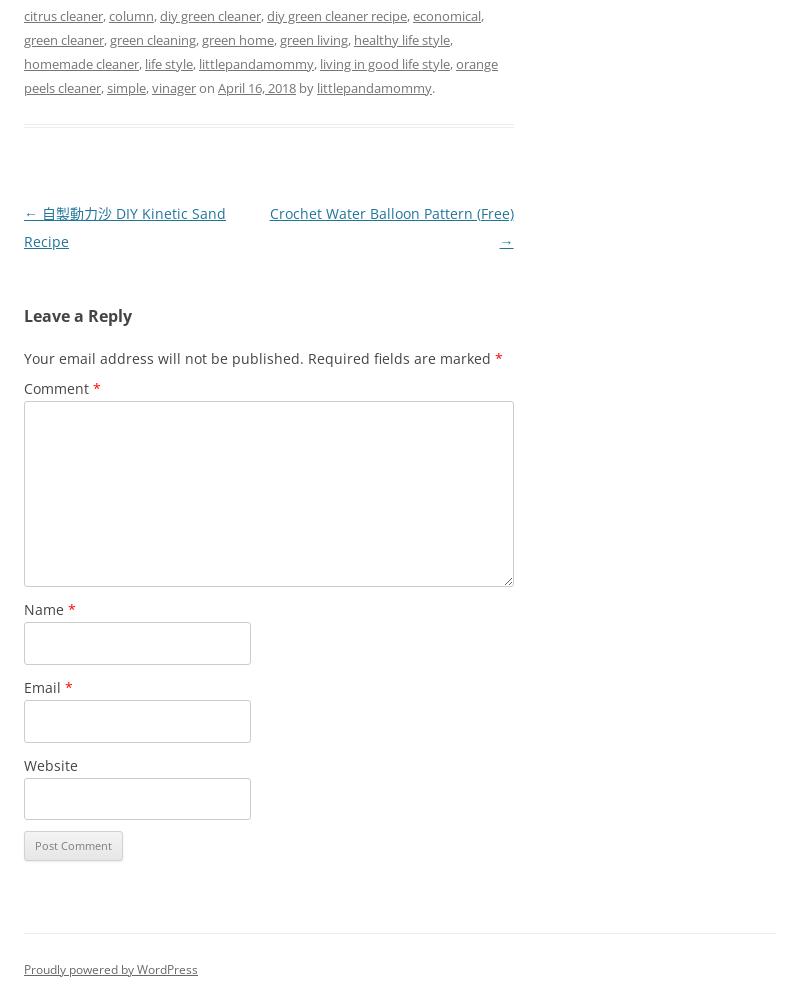 This screenshot has width=800, height=1002. Describe the element at coordinates (401, 357) in the screenshot. I see `'Required fields are marked'` at that location.